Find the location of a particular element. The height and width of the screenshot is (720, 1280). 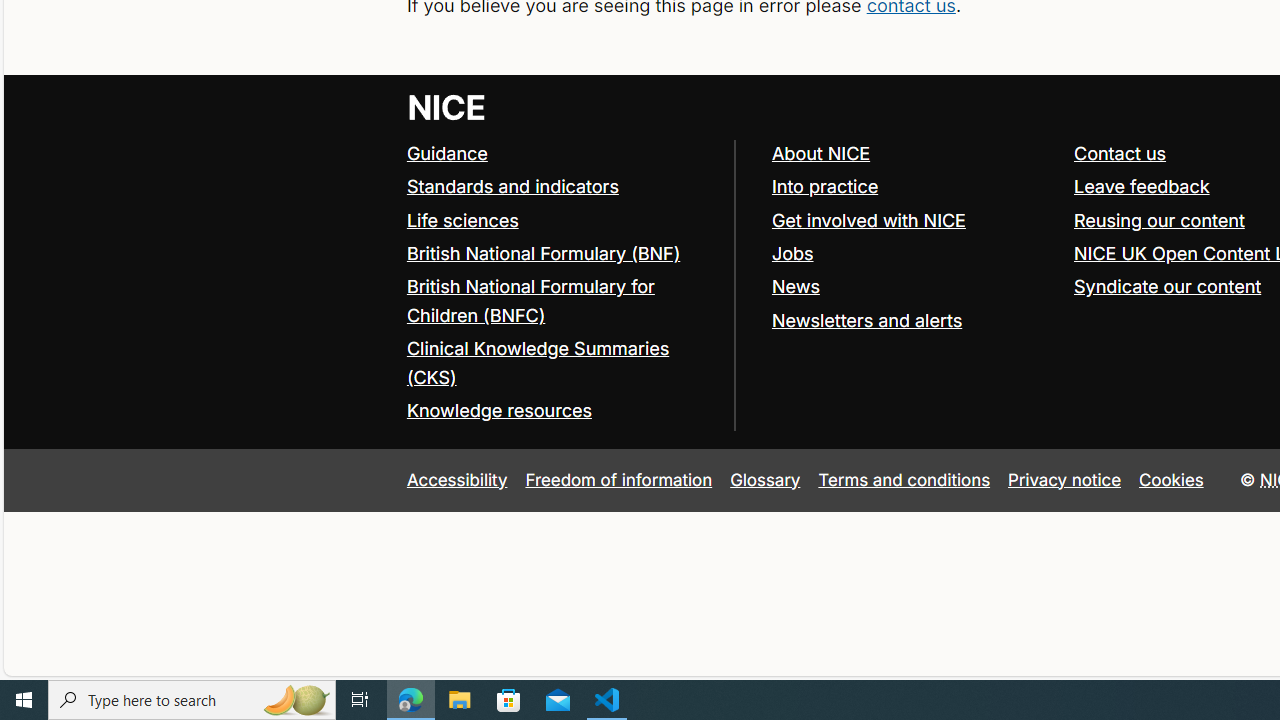

'Jobs' is located at coordinates (912, 253).